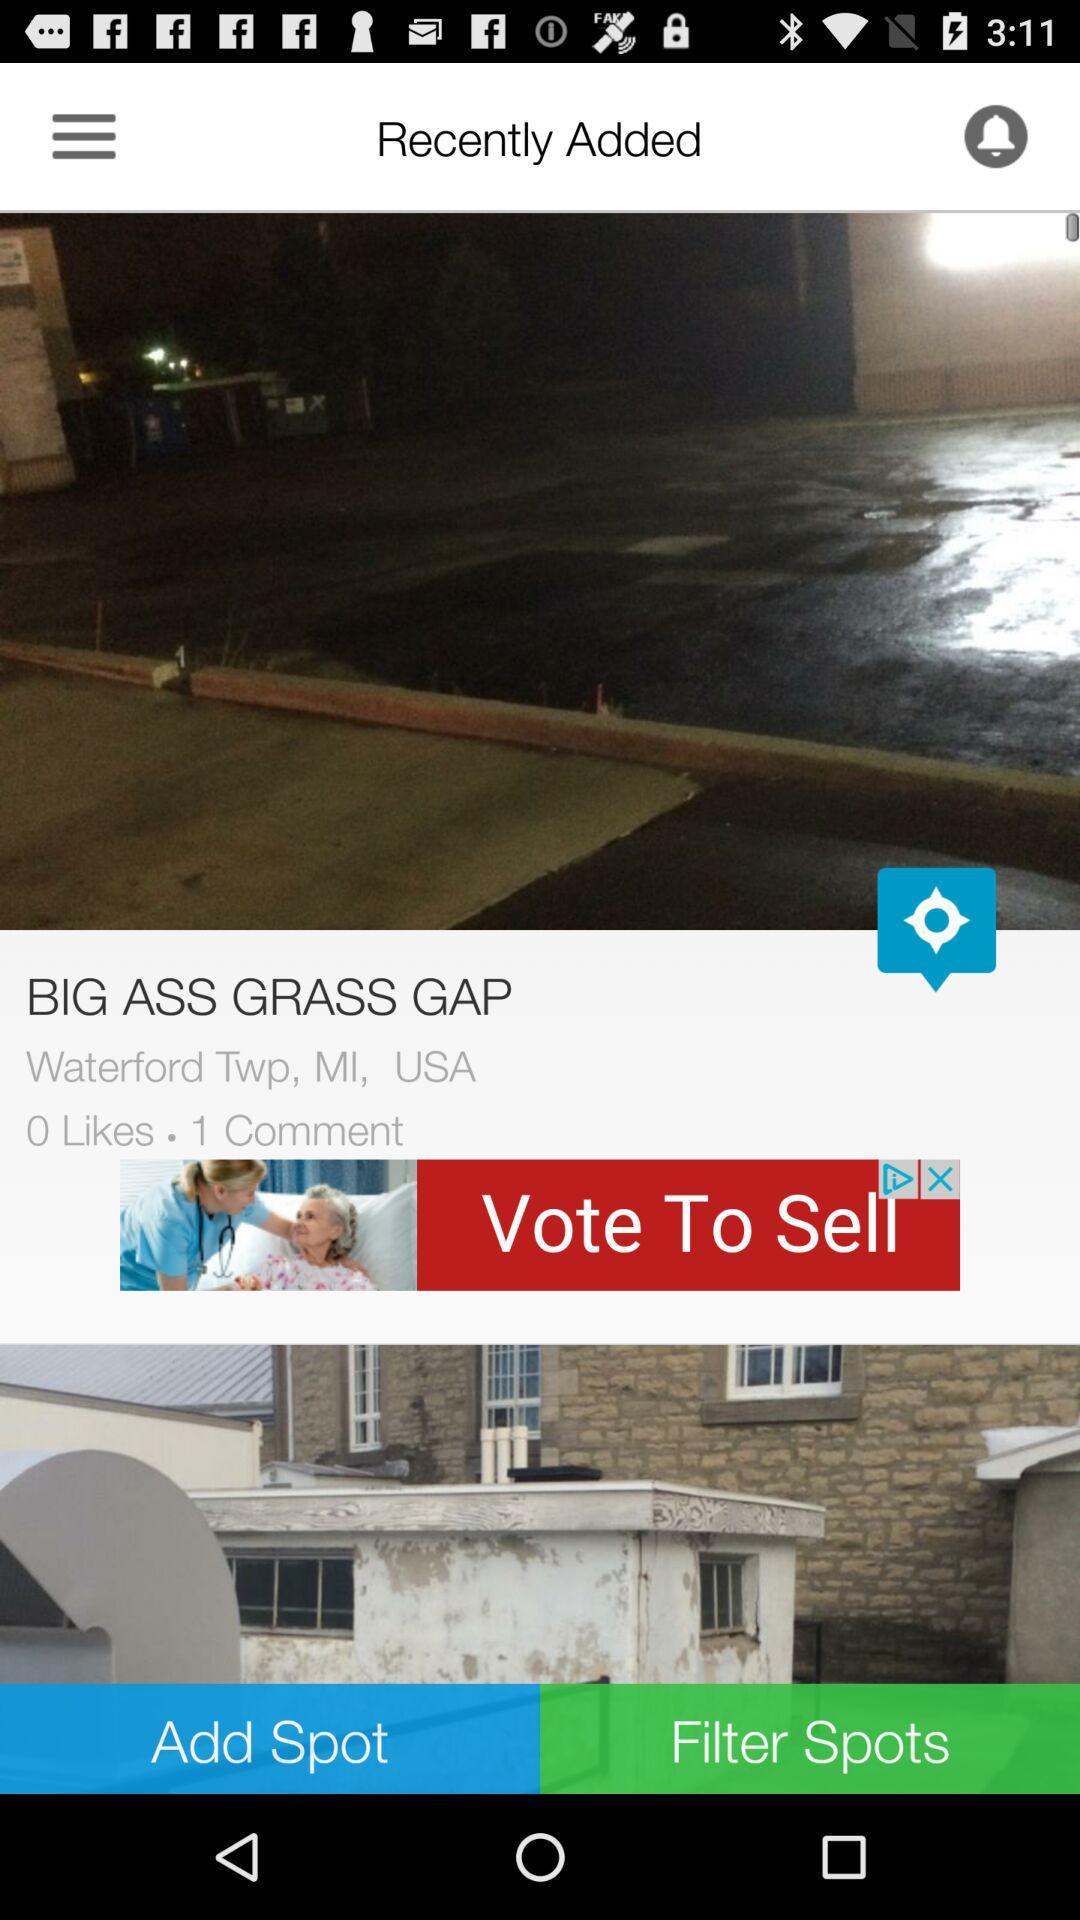 This screenshot has width=1080, height=1920. Describe the element at coordinates (540, 1224) in the screenshot. I see `exit advertisement` at that location.